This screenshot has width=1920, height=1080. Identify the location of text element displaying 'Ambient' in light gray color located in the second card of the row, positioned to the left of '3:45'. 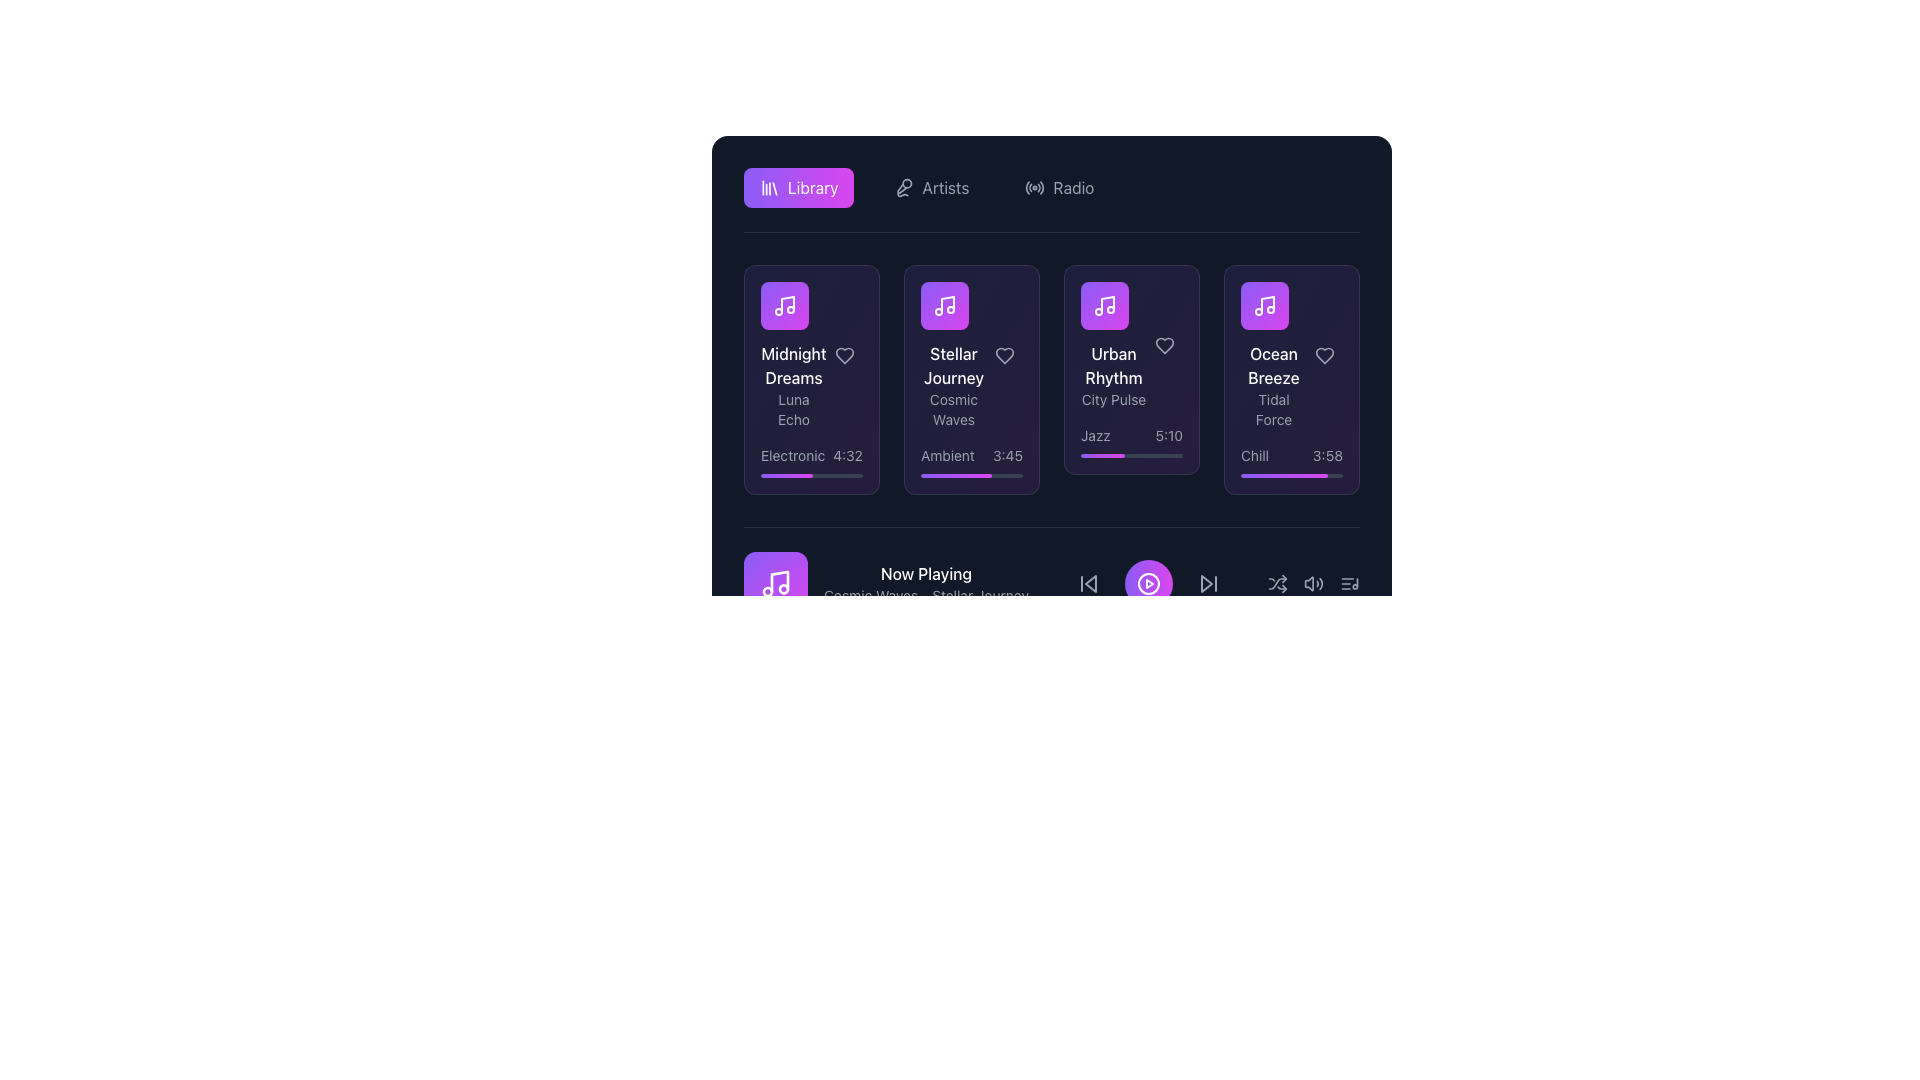
(946, 455).